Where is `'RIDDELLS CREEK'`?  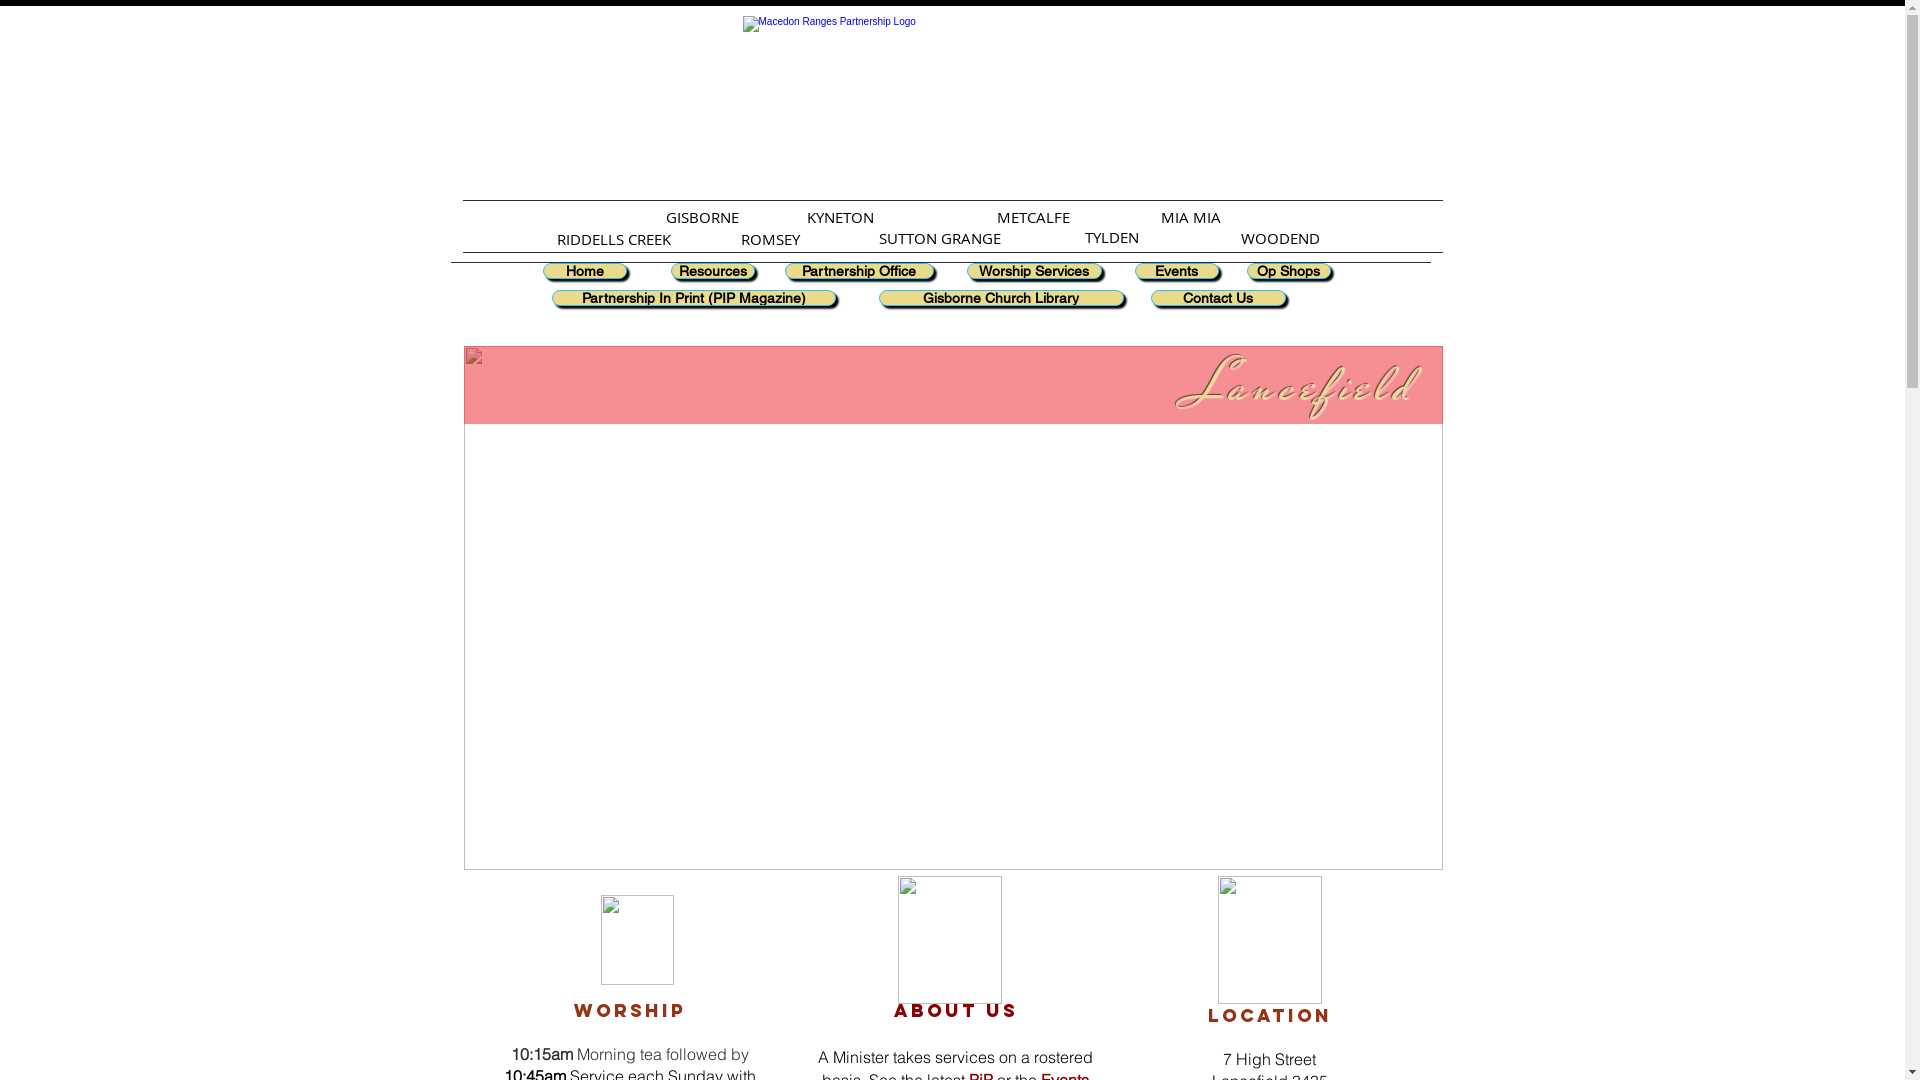
'RIDDELLS CREEK' is located at coordinates (556, 238).